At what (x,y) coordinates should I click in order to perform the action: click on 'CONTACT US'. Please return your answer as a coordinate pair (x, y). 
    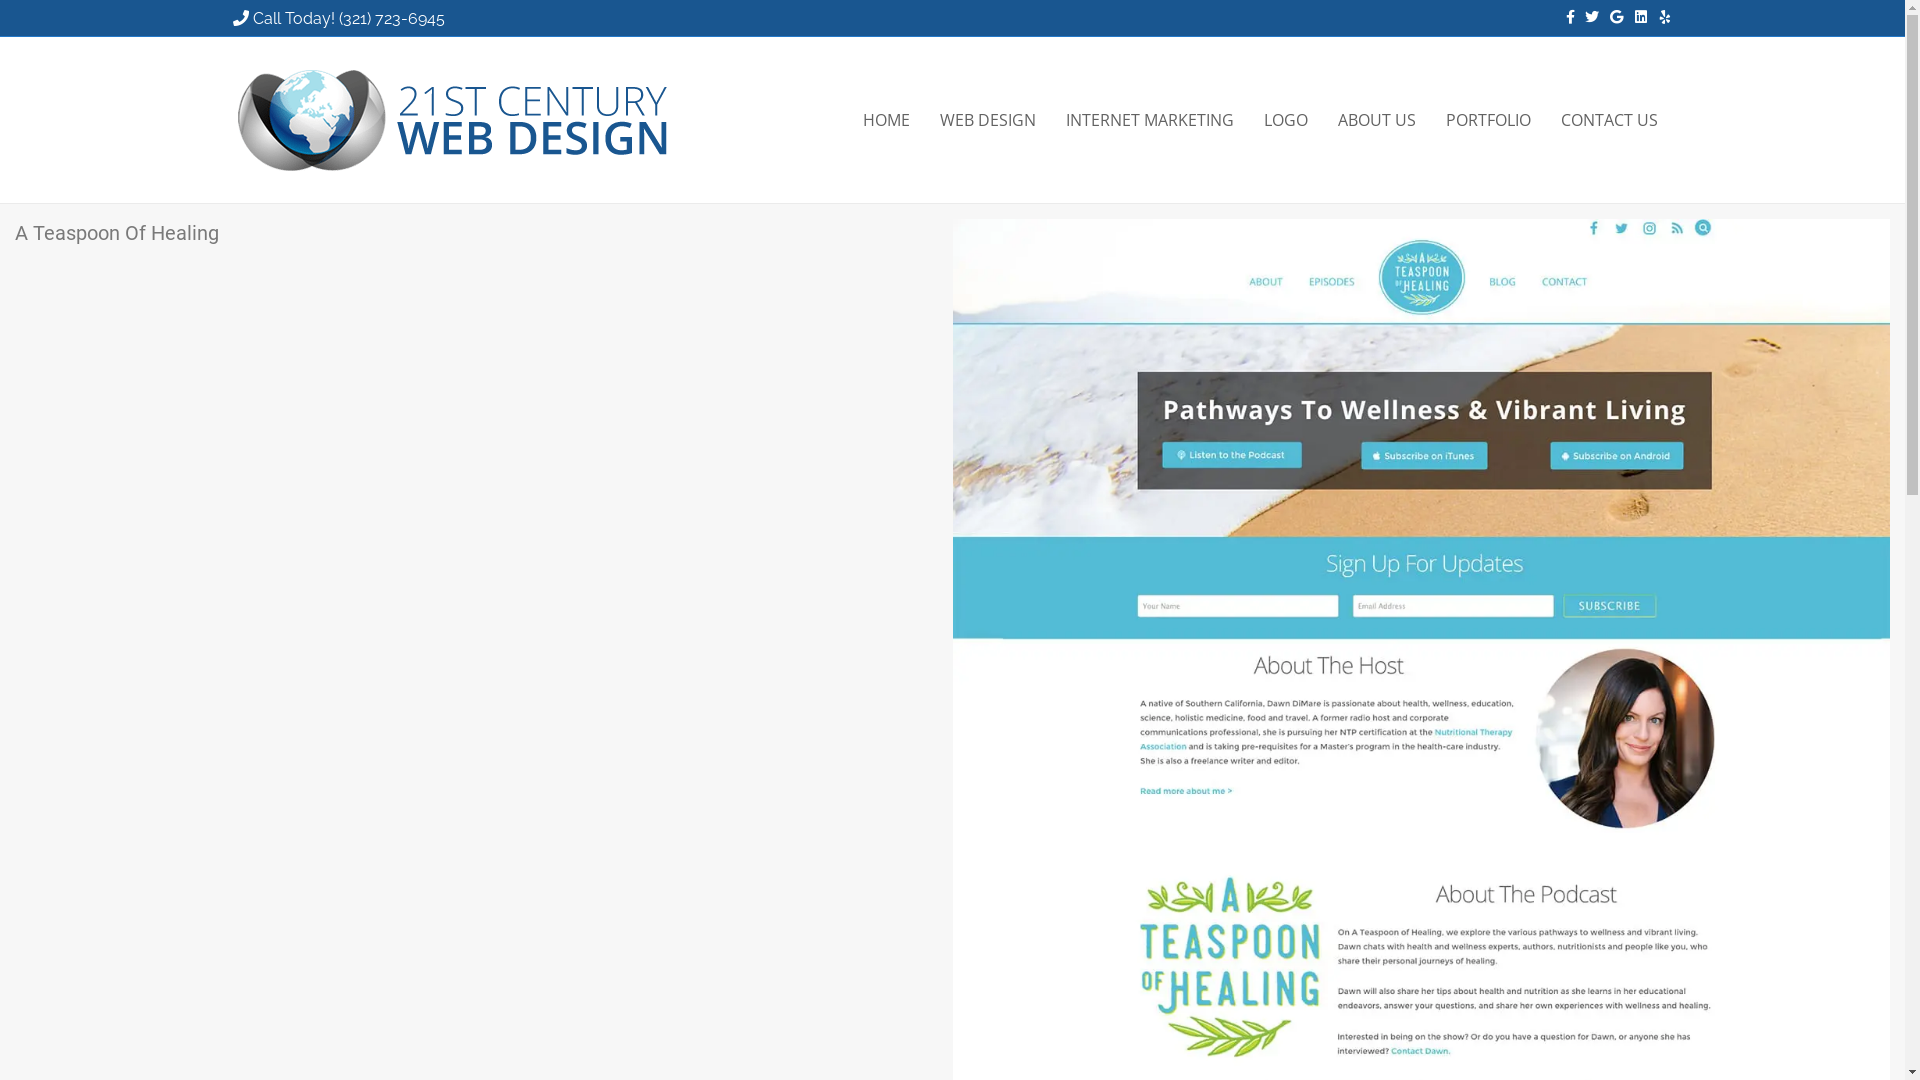
    Looking at the image, I should click on (1609, 119).